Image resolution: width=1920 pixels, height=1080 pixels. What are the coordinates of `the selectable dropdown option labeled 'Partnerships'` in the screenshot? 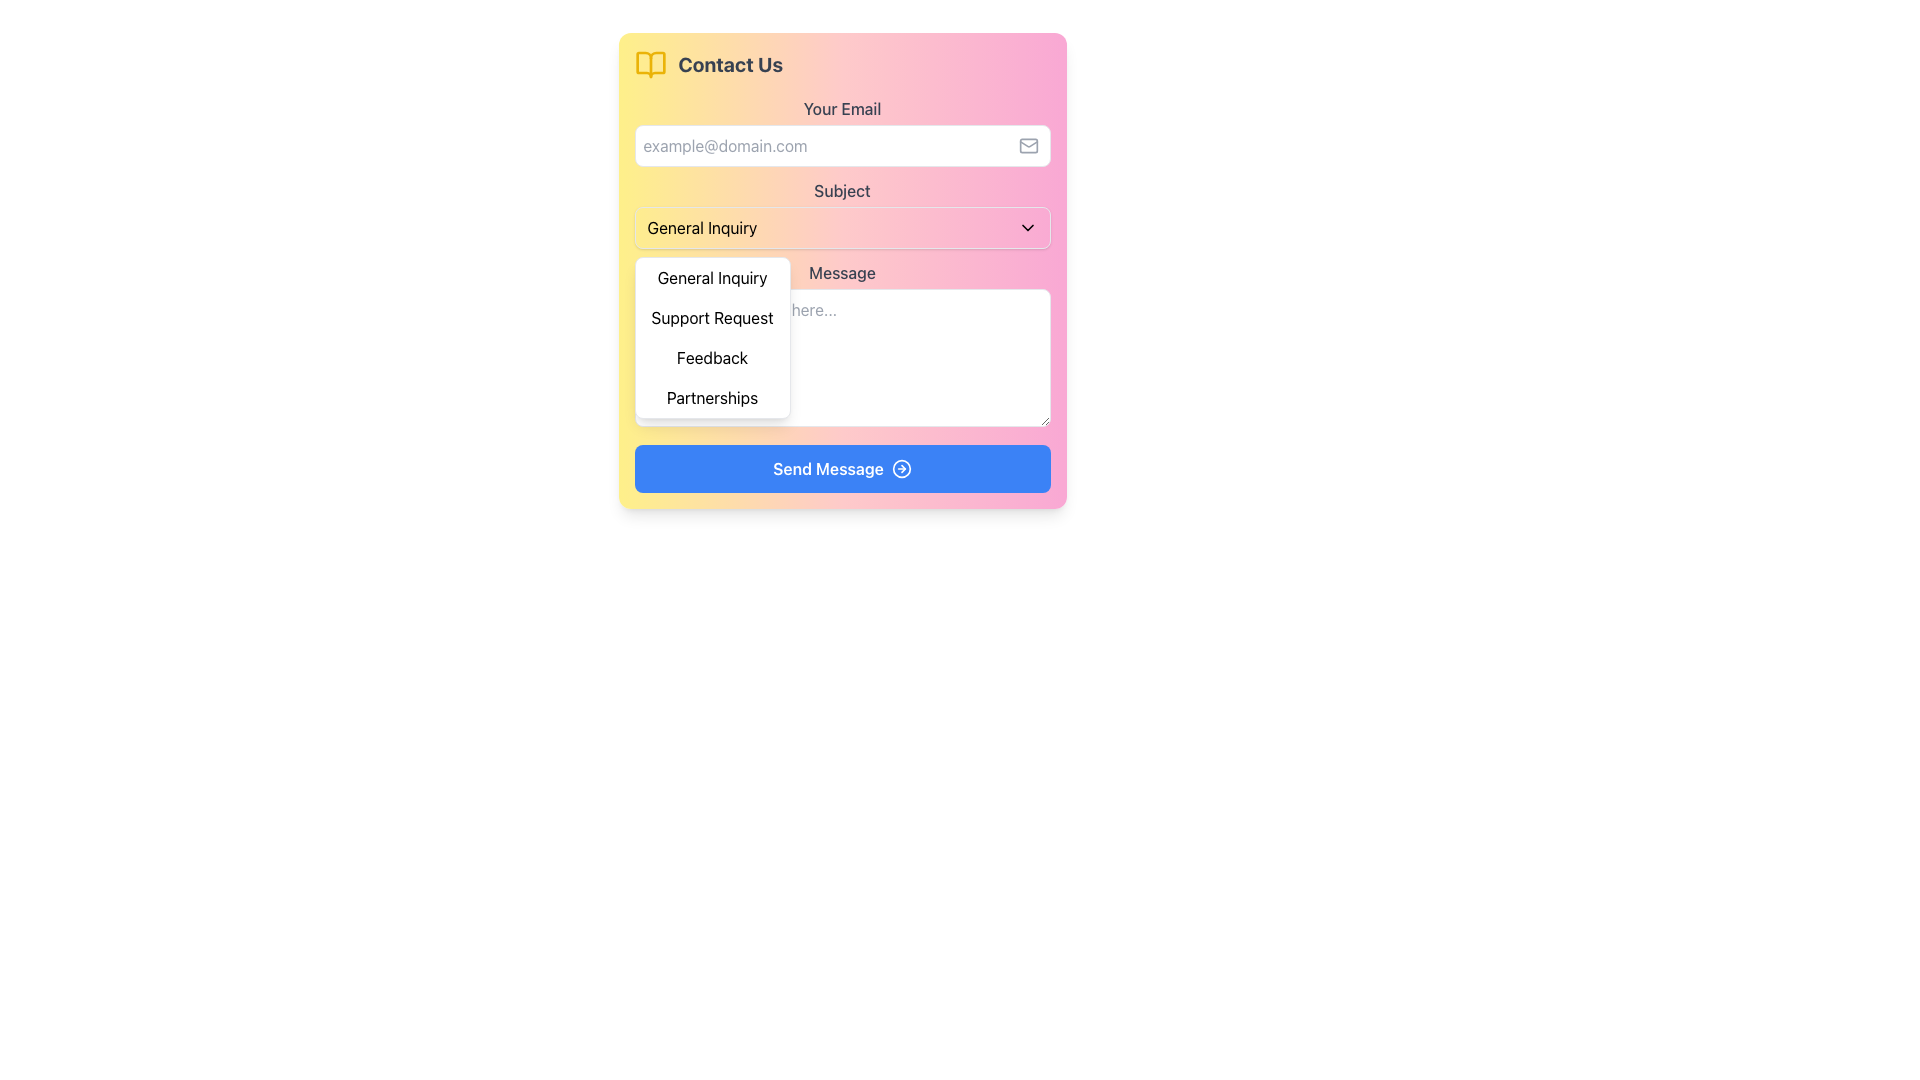 It's located at (712, 397).